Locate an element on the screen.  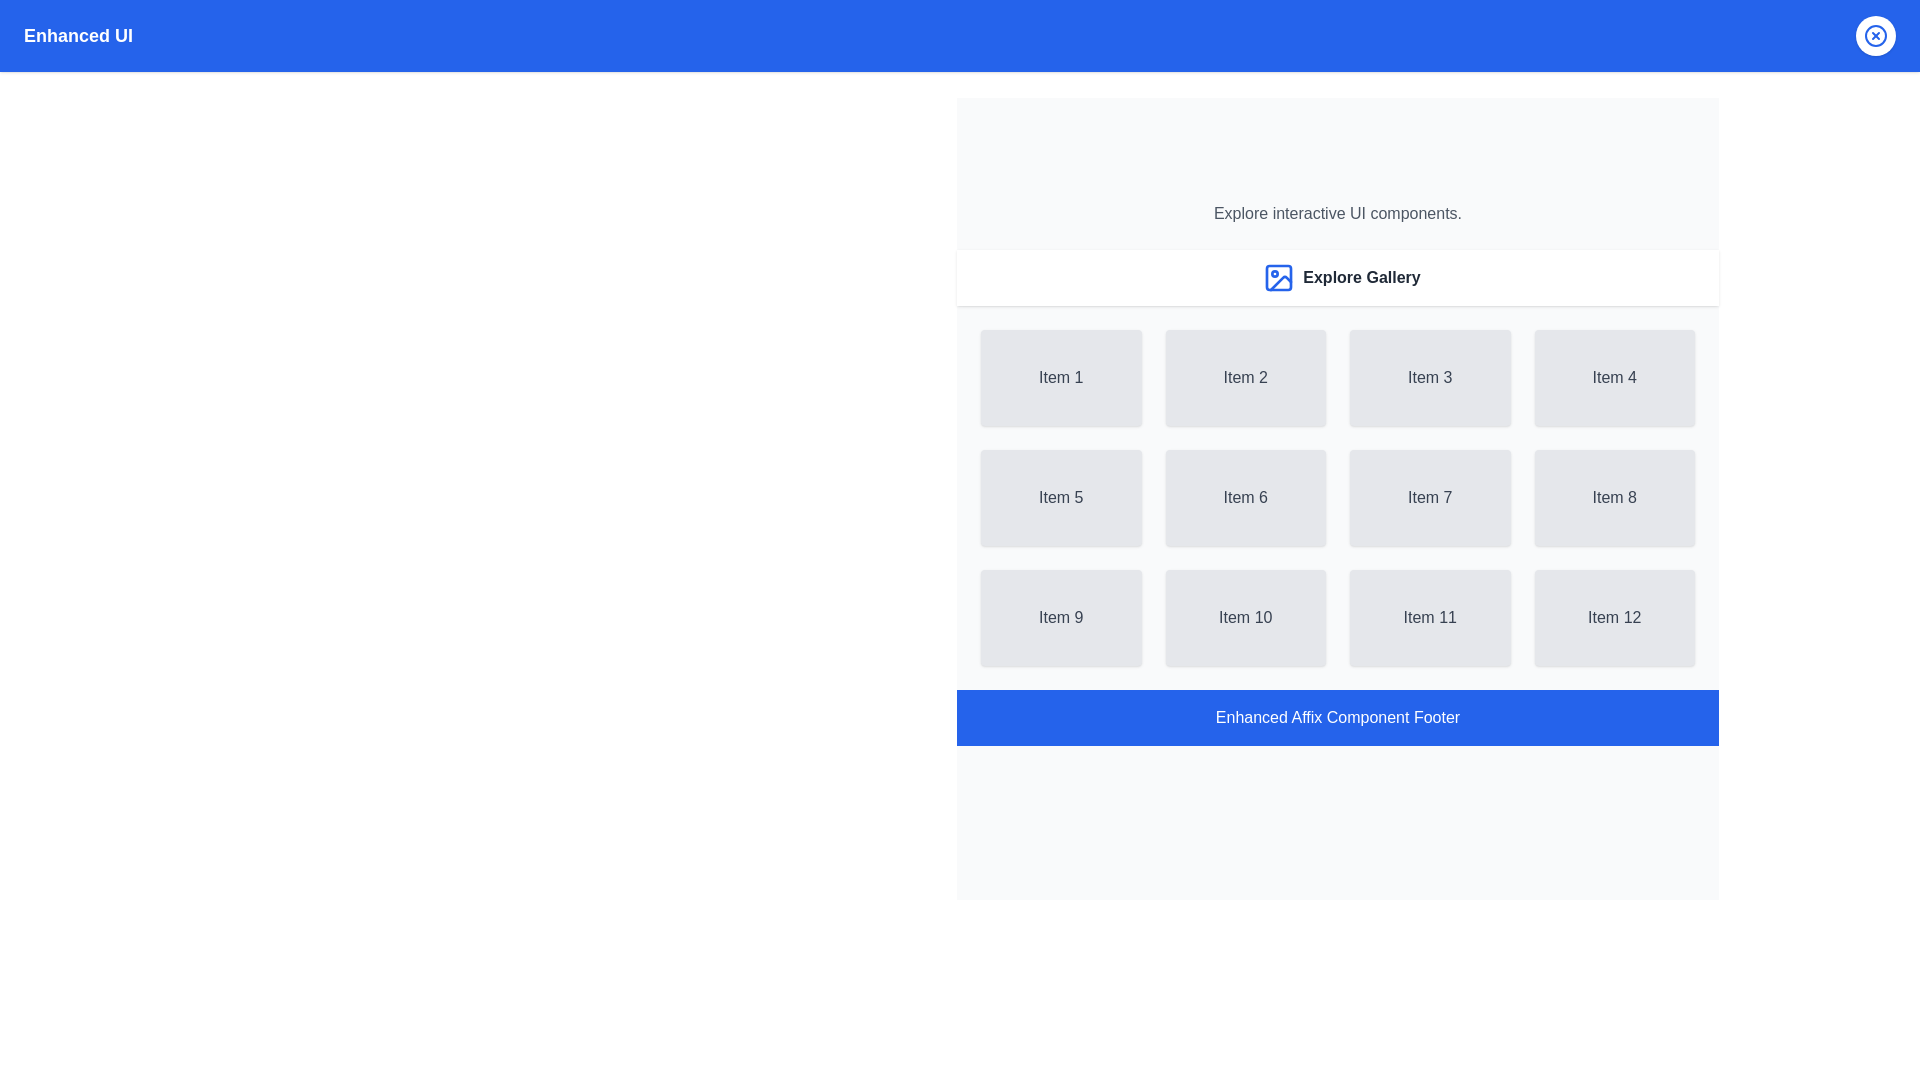
the grid item labeled 'Item 12', which is a rectangular box with rounded corners and dark gray text is located at coordinates (1614, 616).